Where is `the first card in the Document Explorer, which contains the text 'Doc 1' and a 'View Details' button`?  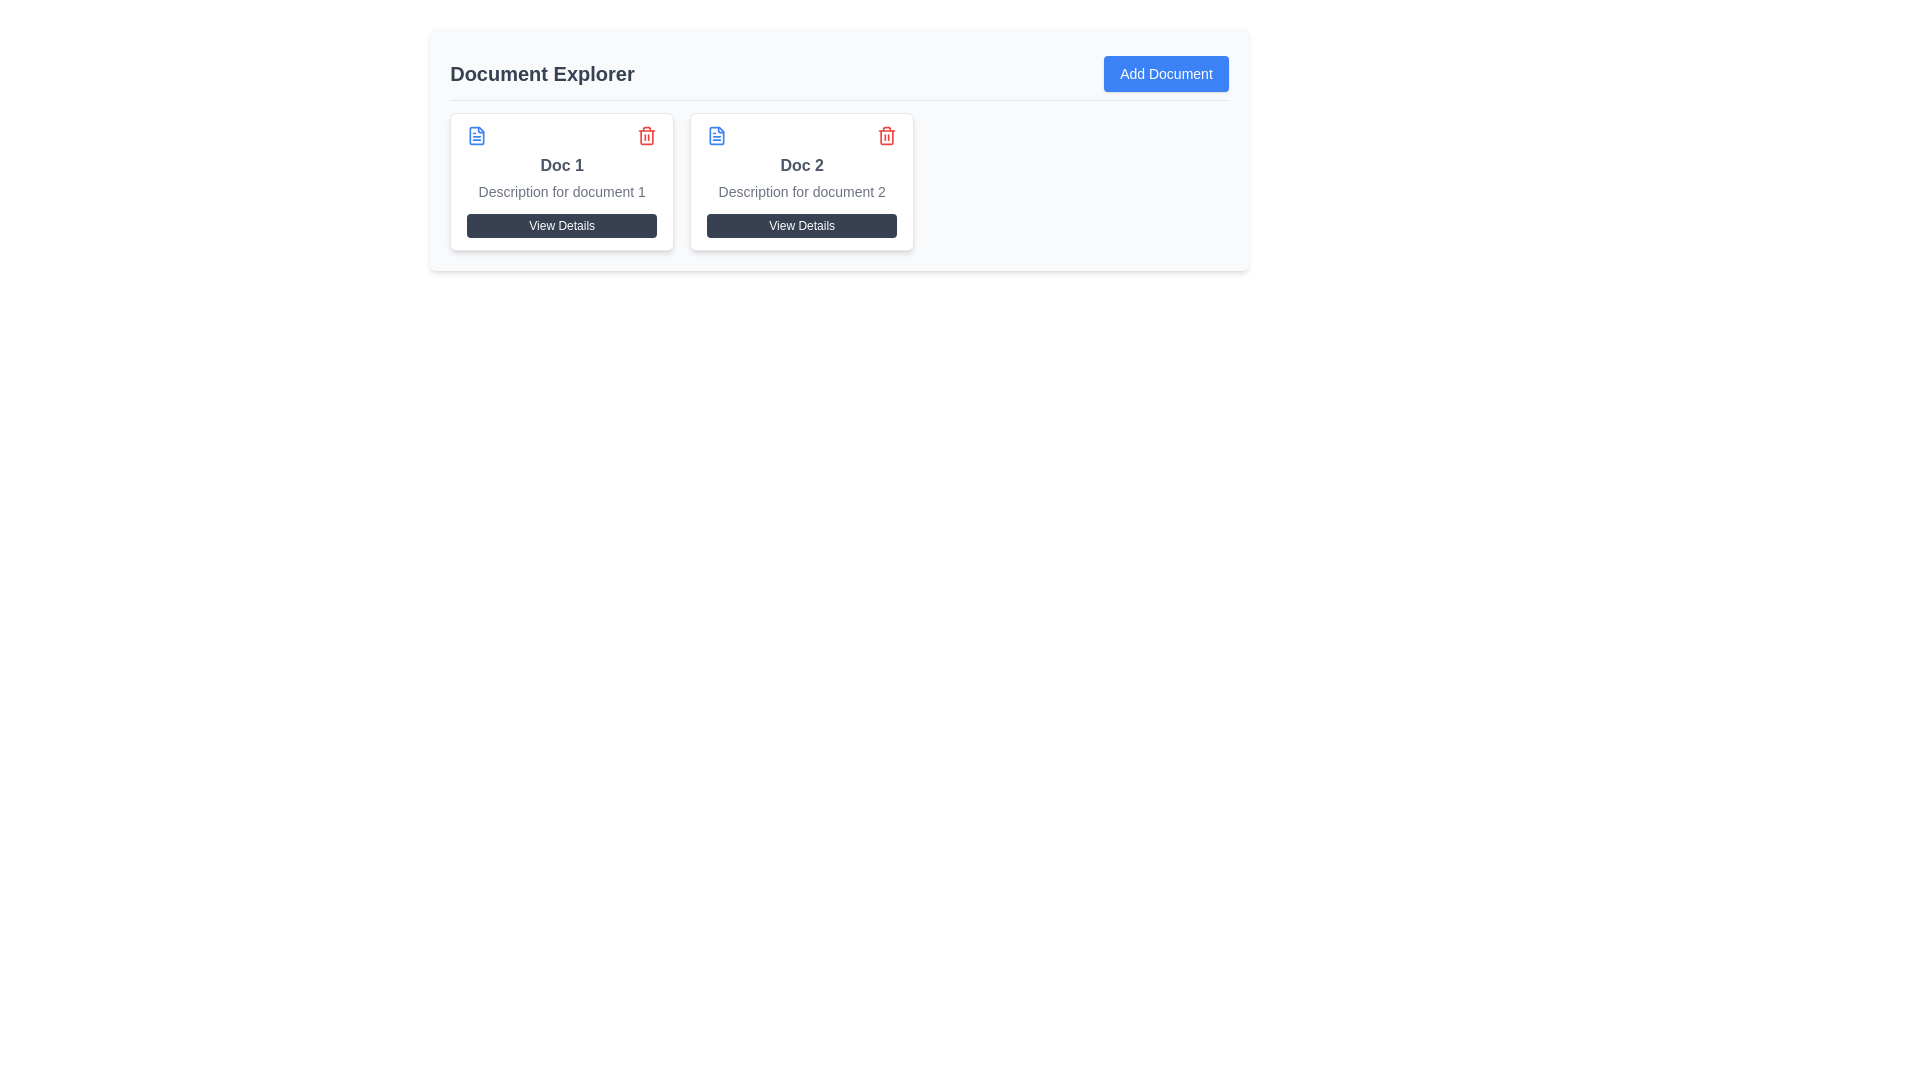
the first card in the Document Explorer, which contains the text 'Doc 1' and a 'View Details' button is located at coordinates (561, 181).